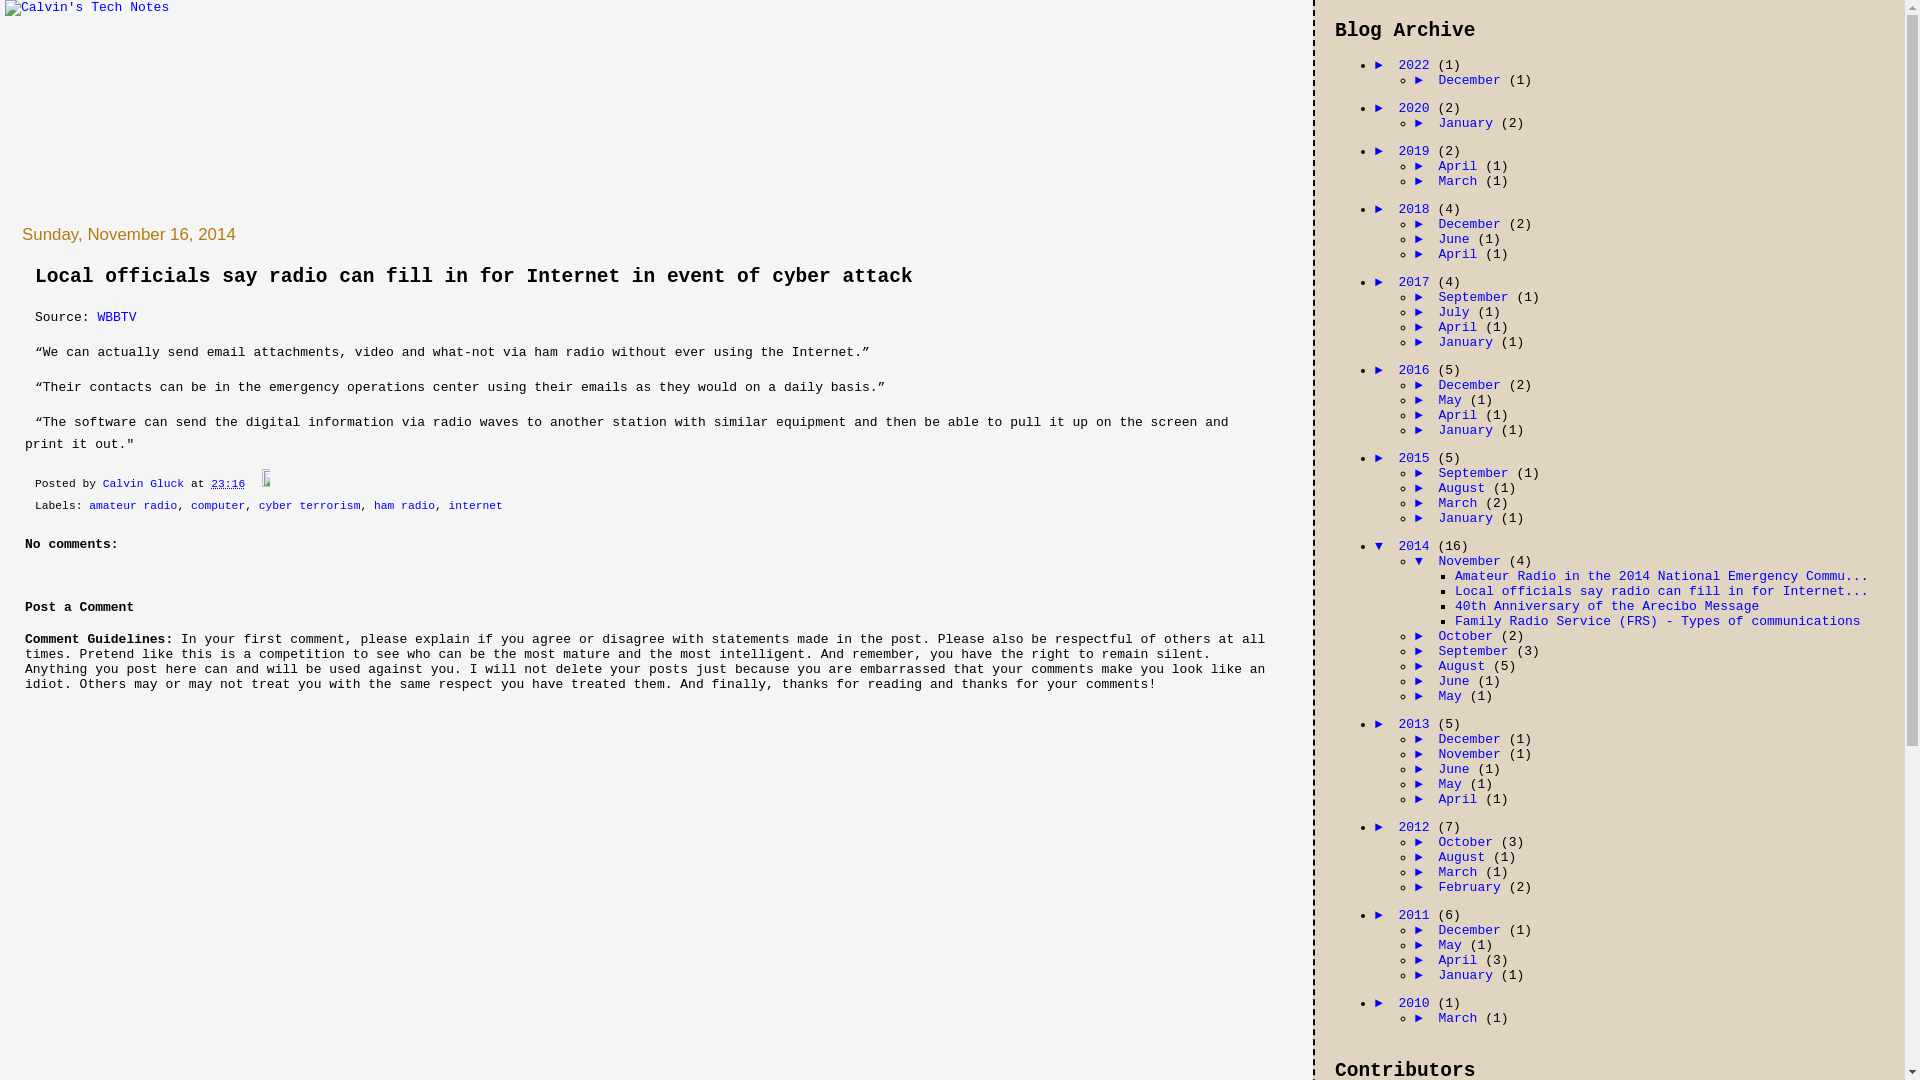  Describe the element at coordinates (227, 483) in the screenshot. I see `'23:16'` at that location.